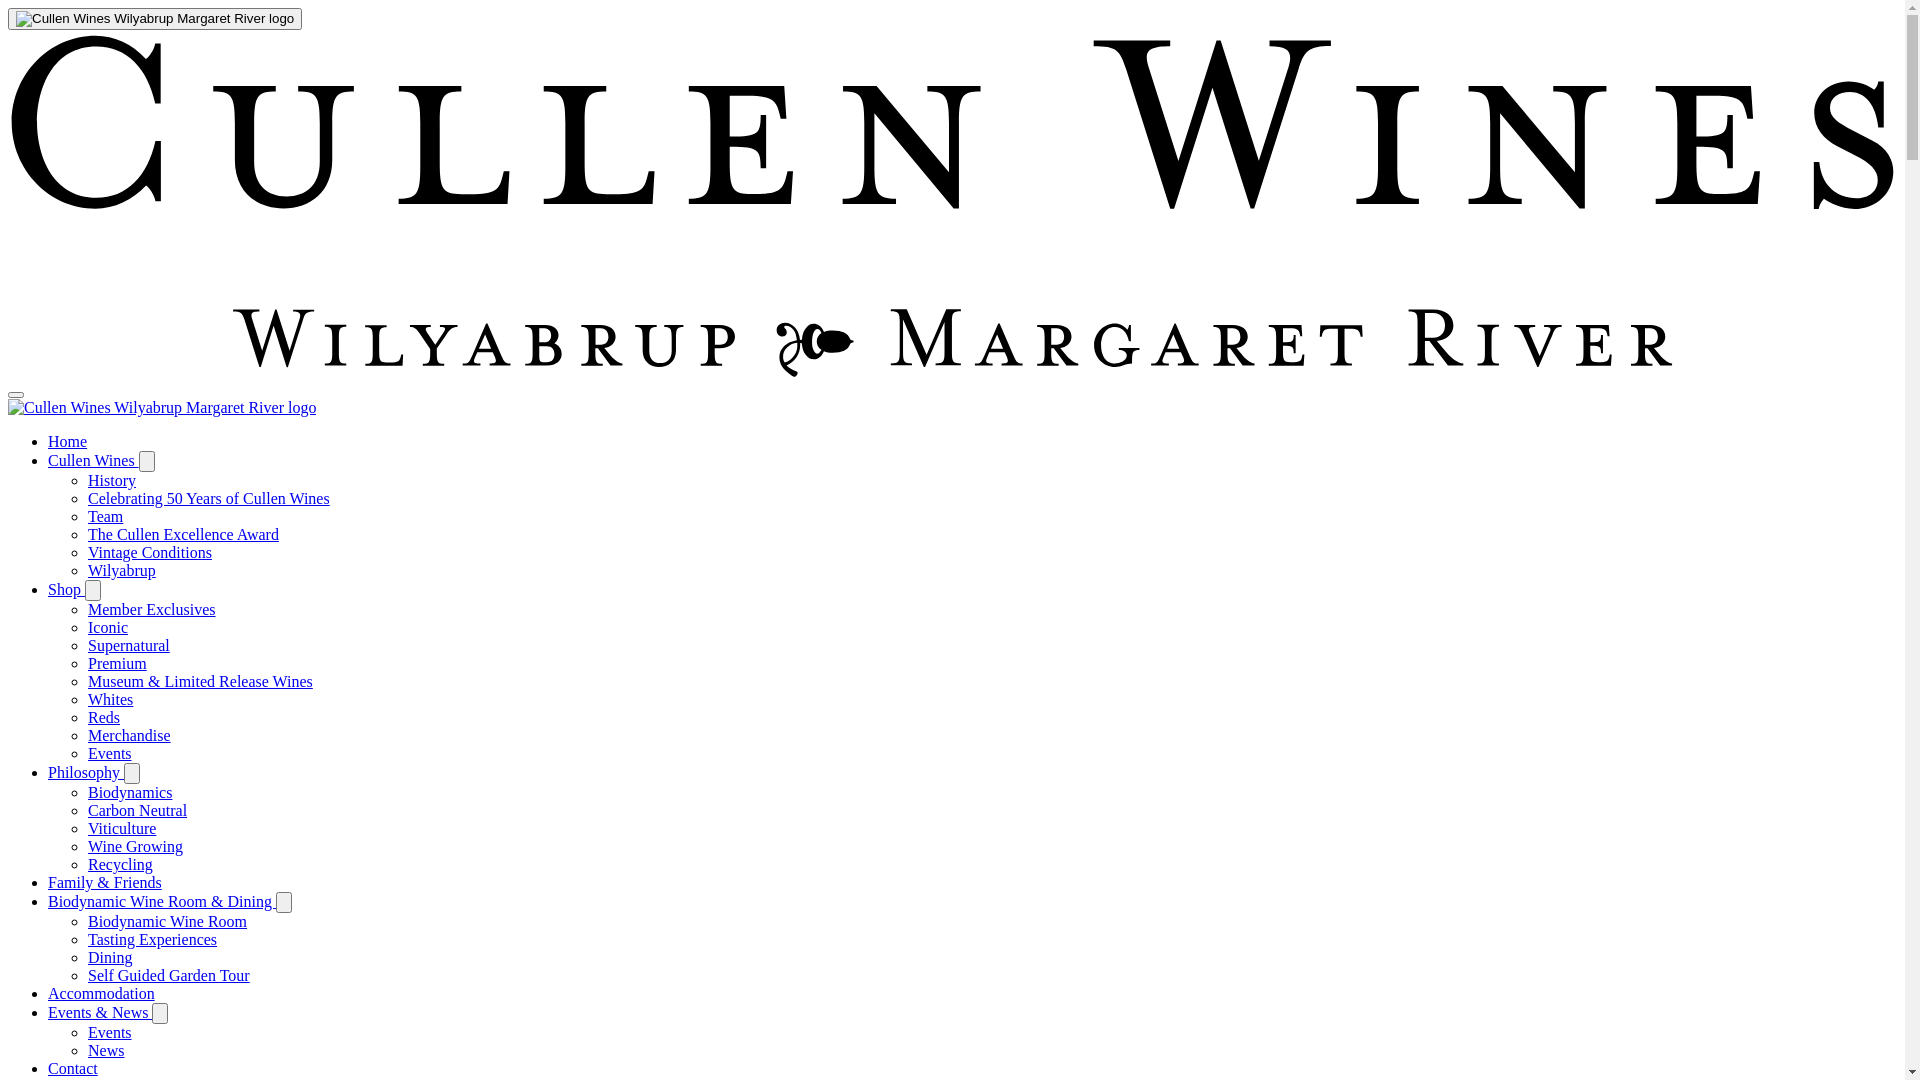 The height and width of the screenshot is (1080, 1920). What do you see at coordinates (104, 515) in the screenshot?
I see `'Team'` at bounding box center [104, 515].